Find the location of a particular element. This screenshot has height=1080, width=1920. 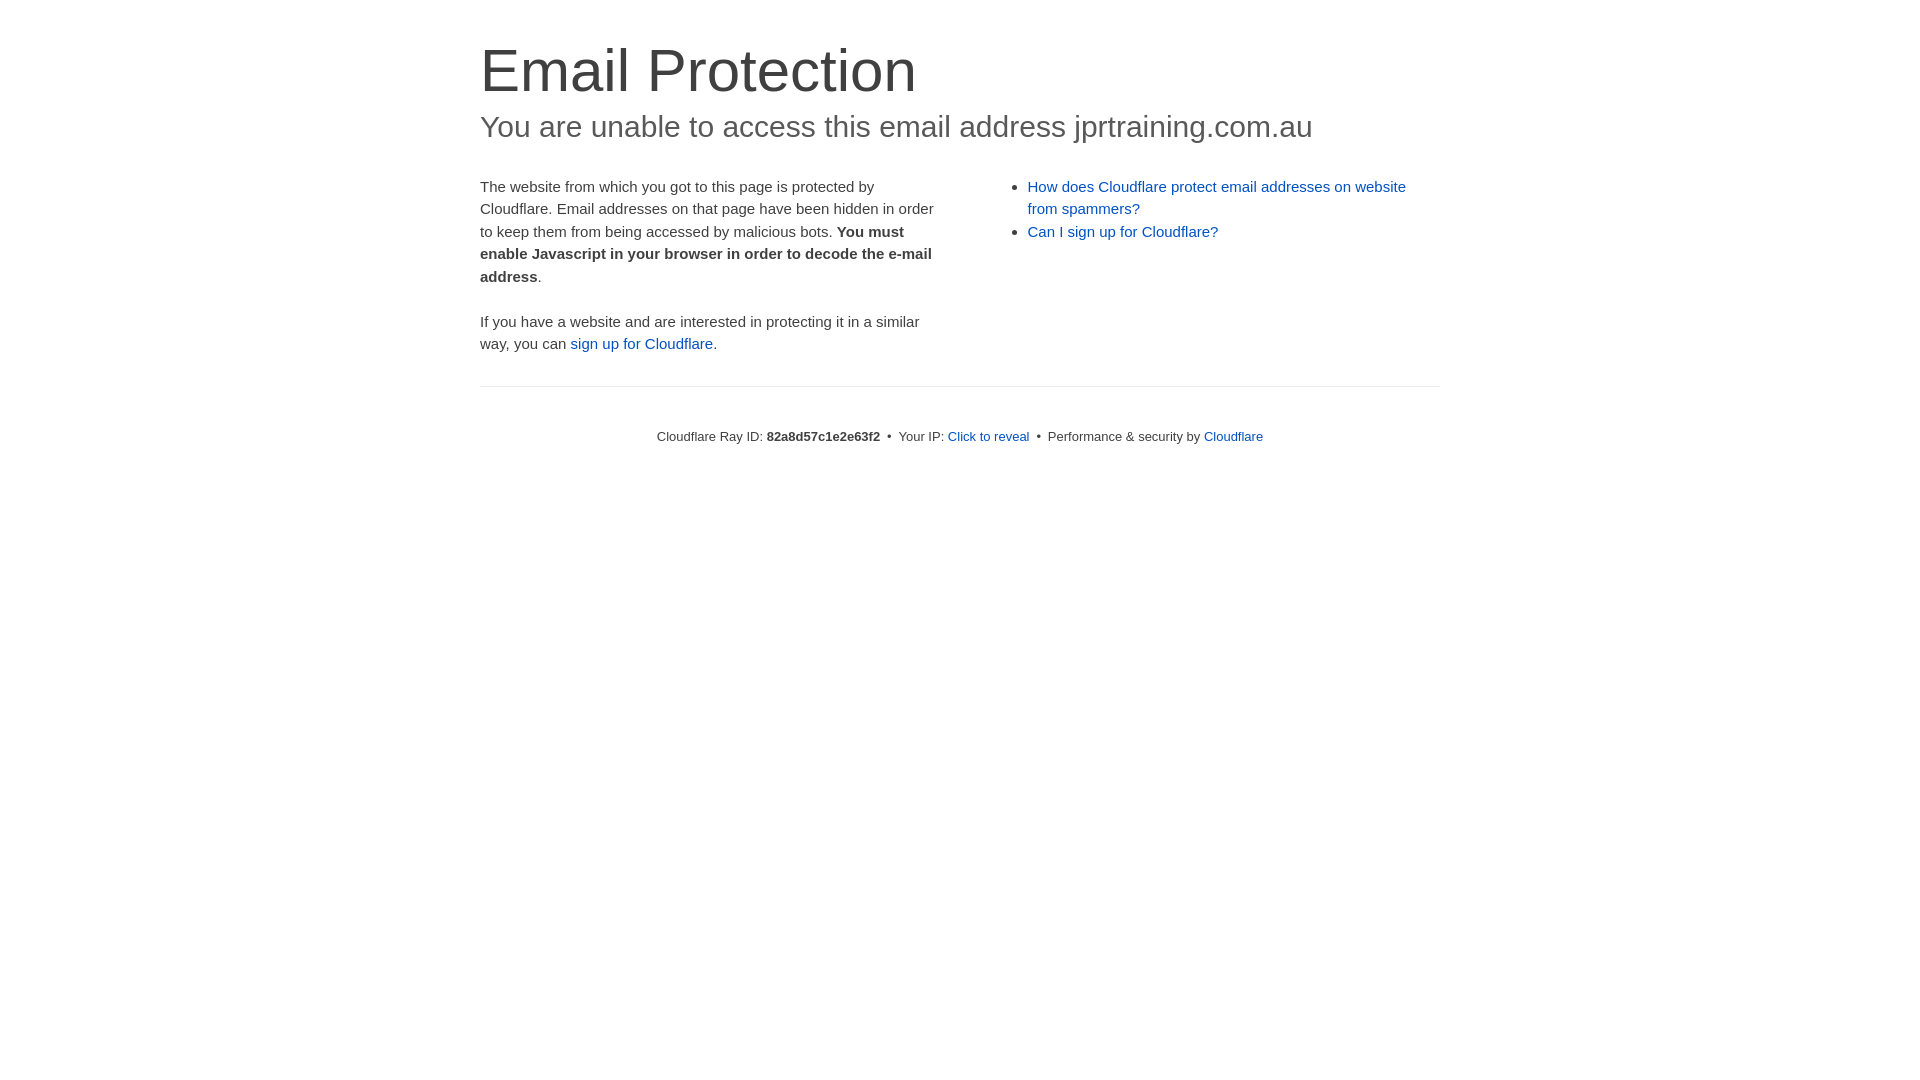

'Cloudflare' is located at coordinates (1232, 435).